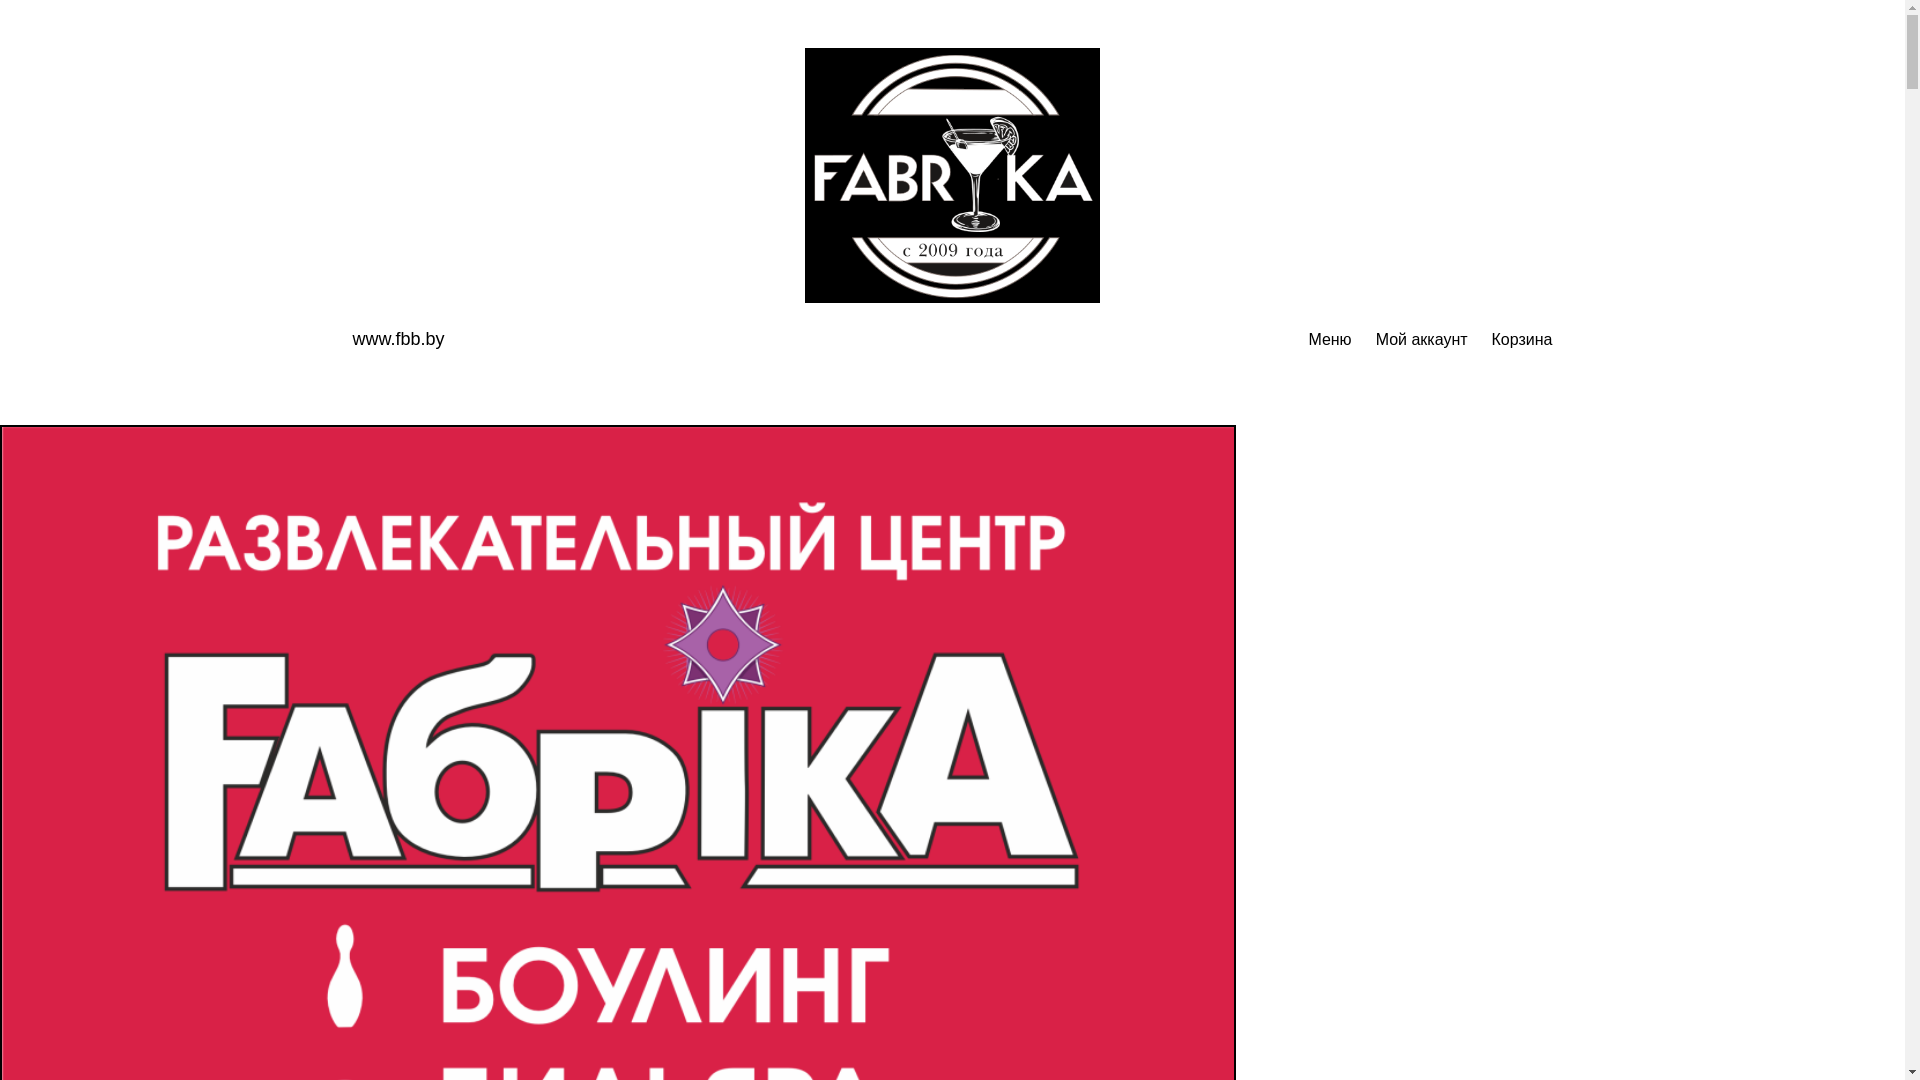  I want to click on 'www.fbb.by', so click(398, 338).